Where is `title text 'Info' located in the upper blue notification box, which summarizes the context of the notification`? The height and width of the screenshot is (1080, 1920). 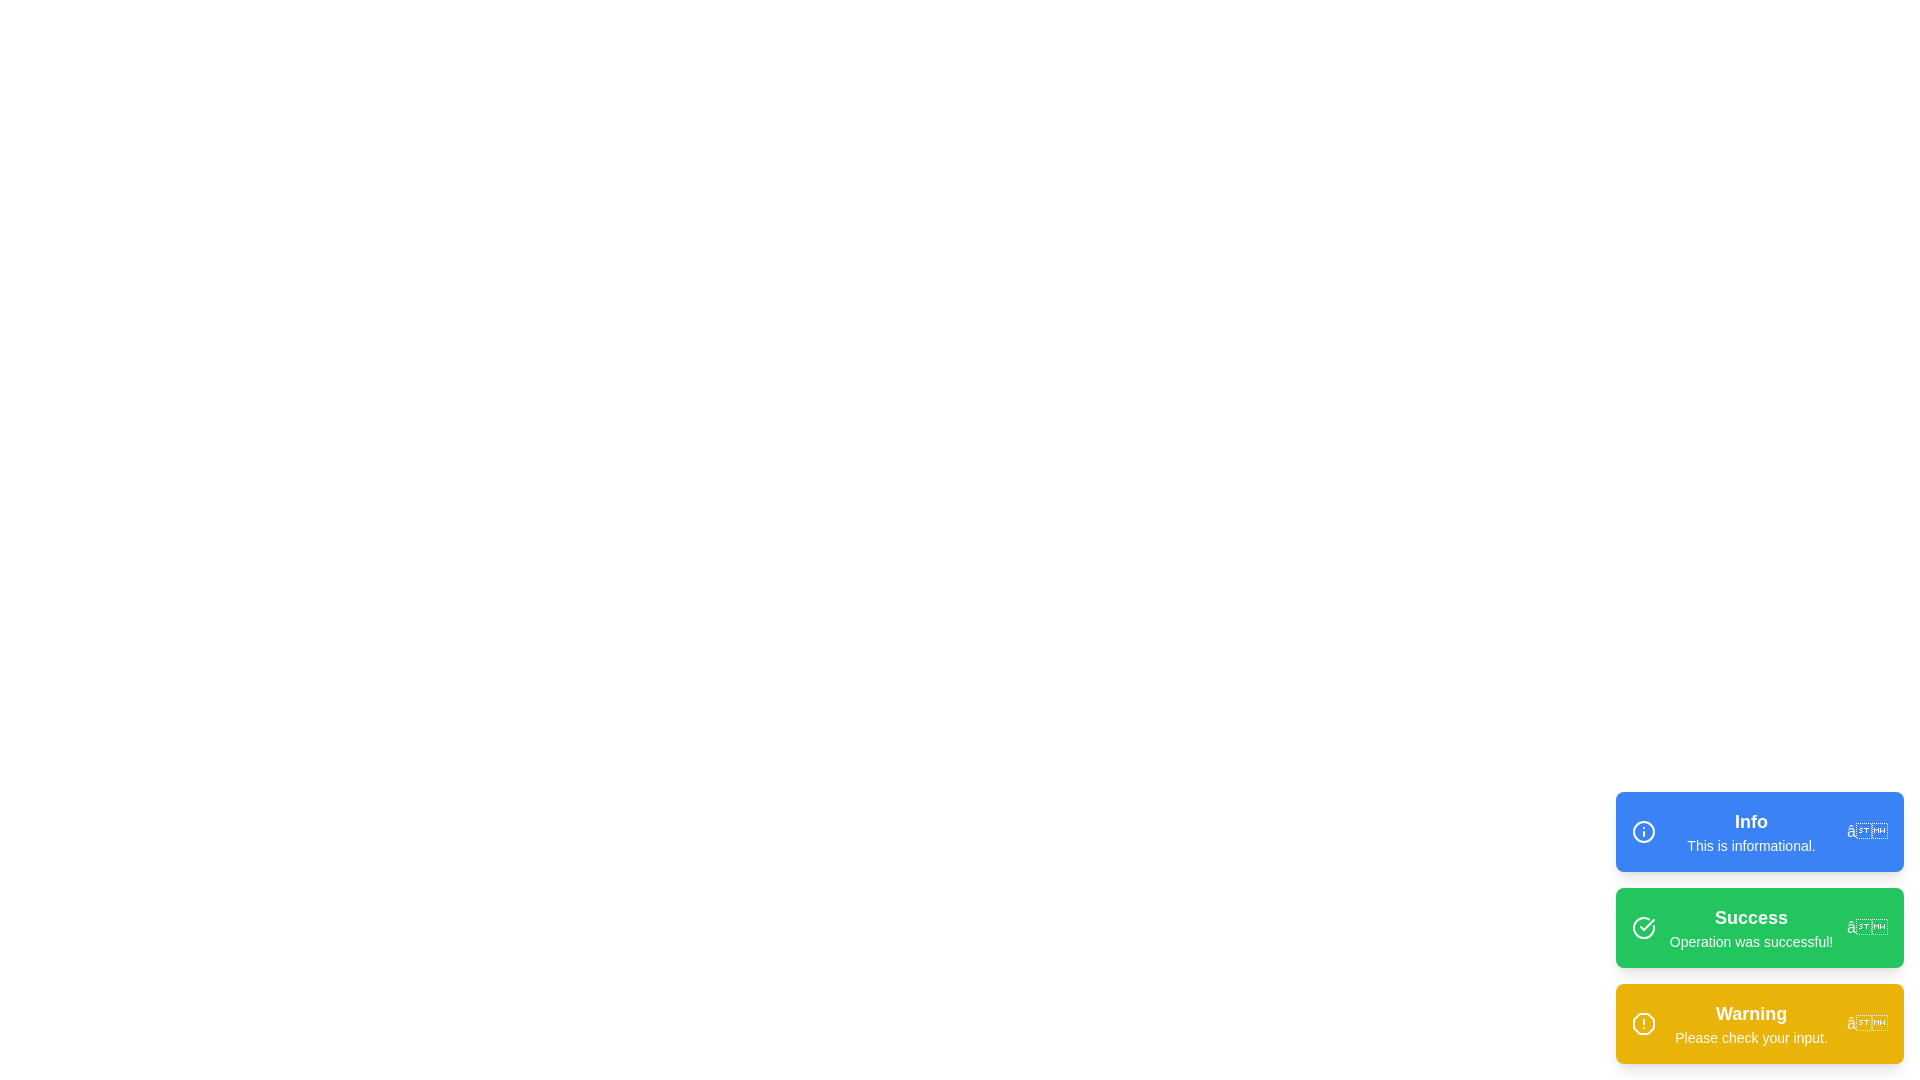 title text 'Info' located in the upper blue notification box, which summarizes the context of the notification is located at coordinates (1750, 821).